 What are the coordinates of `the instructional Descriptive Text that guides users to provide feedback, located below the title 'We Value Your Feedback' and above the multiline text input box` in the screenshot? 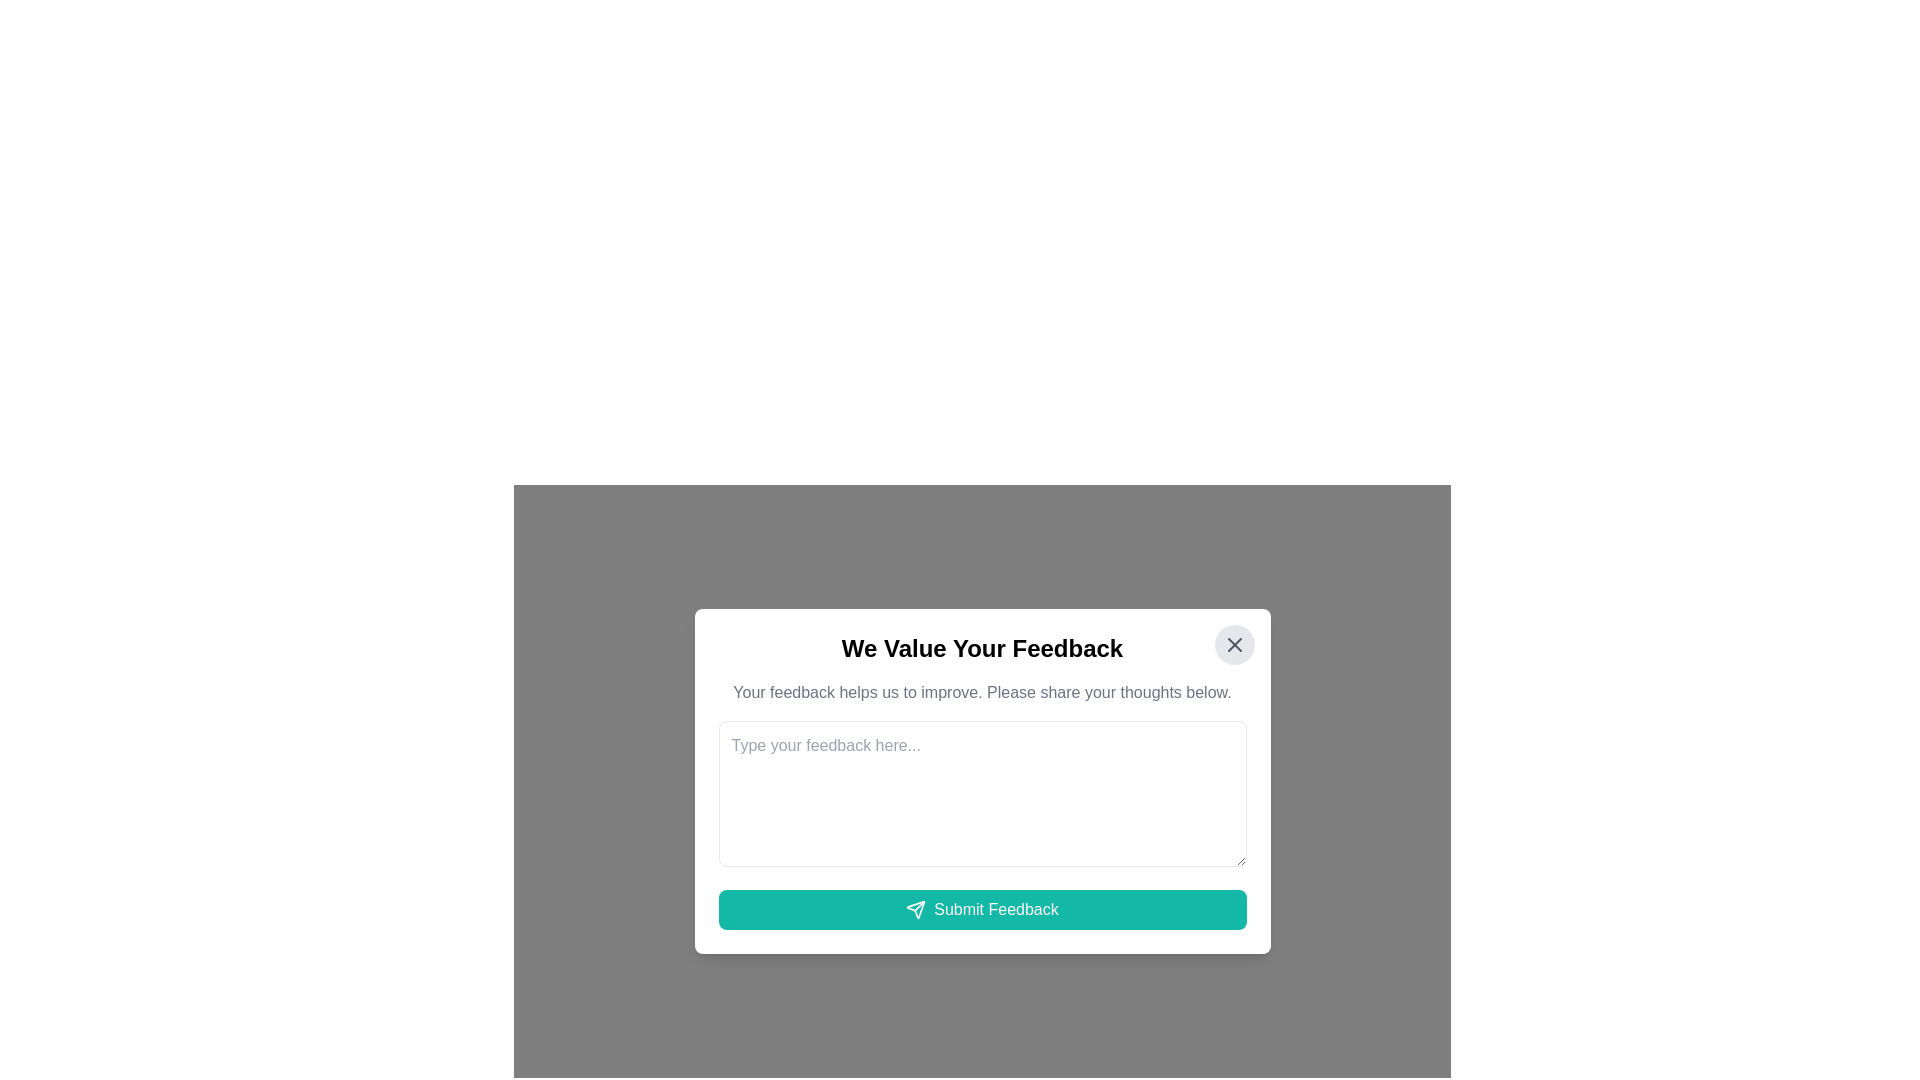 It's located at (982, 692).